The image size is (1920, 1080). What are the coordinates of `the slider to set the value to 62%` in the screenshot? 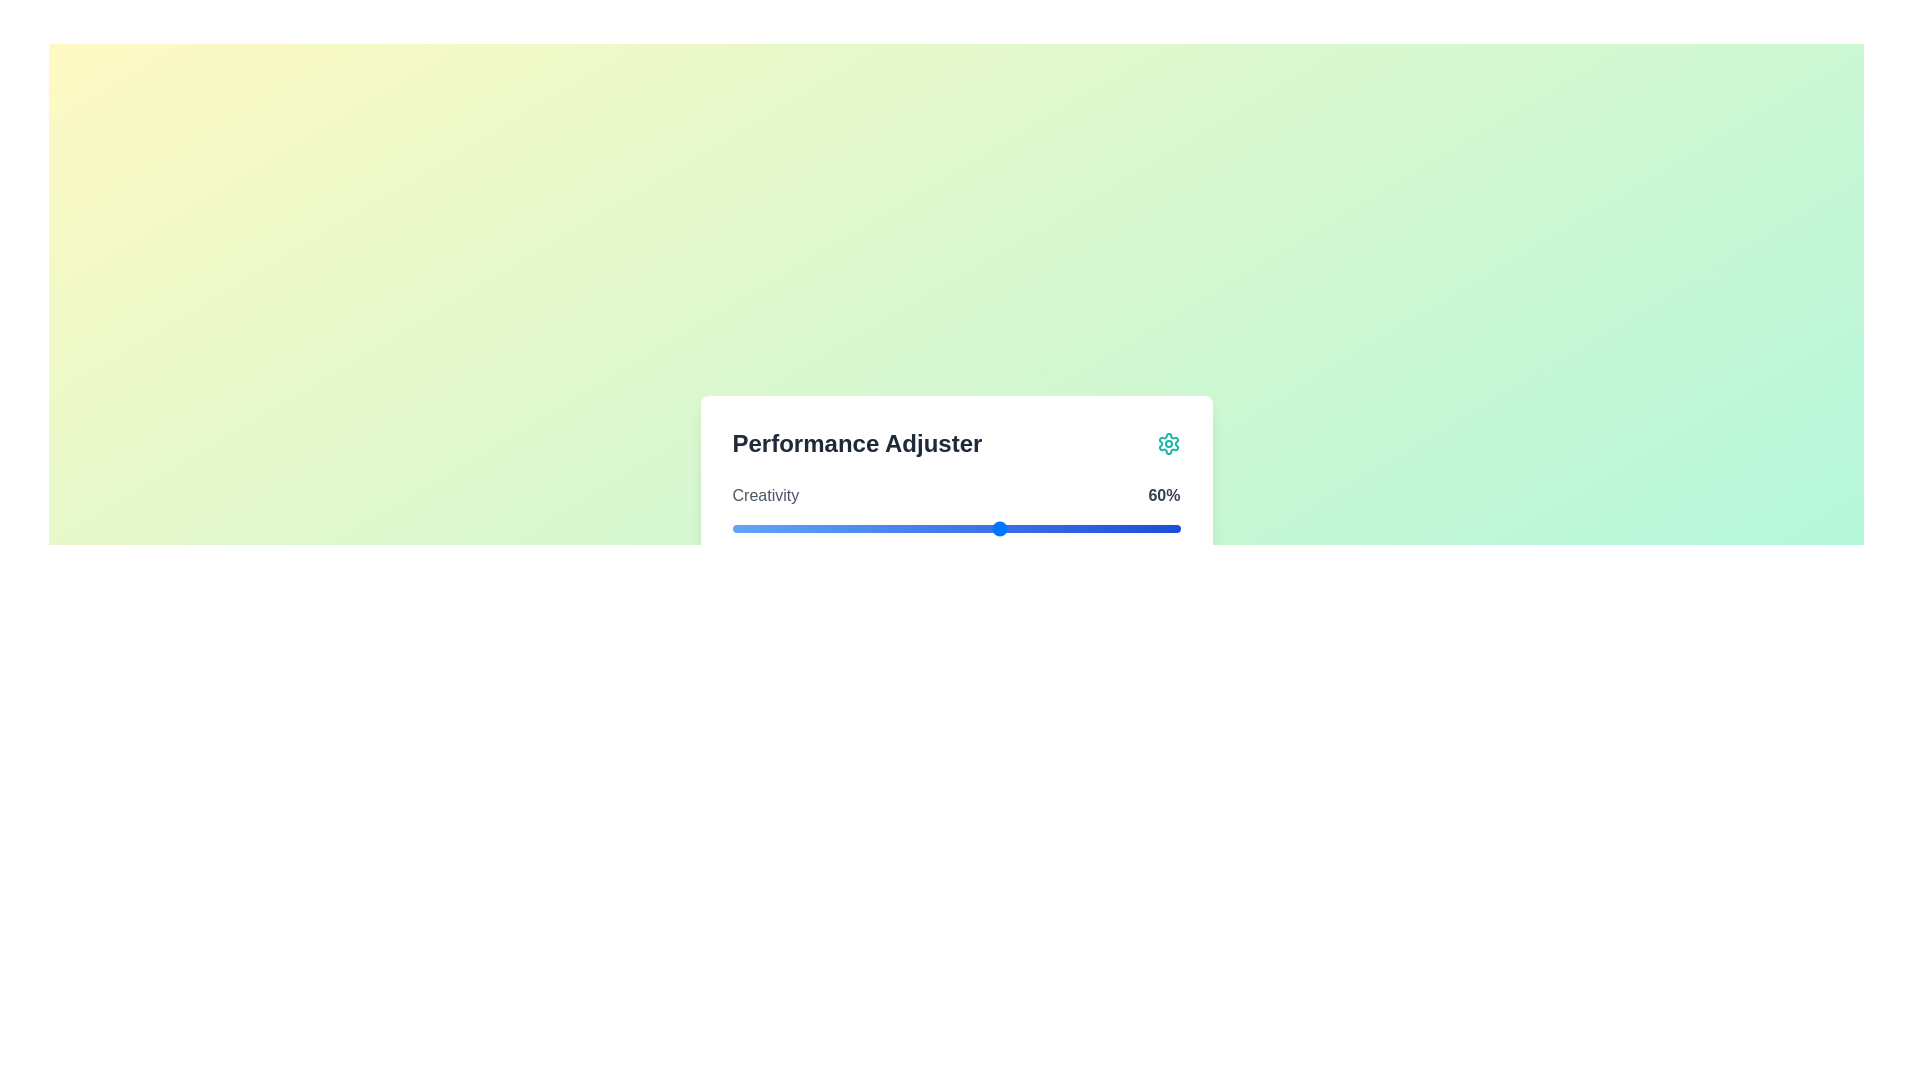 It's located at (1010, 527).